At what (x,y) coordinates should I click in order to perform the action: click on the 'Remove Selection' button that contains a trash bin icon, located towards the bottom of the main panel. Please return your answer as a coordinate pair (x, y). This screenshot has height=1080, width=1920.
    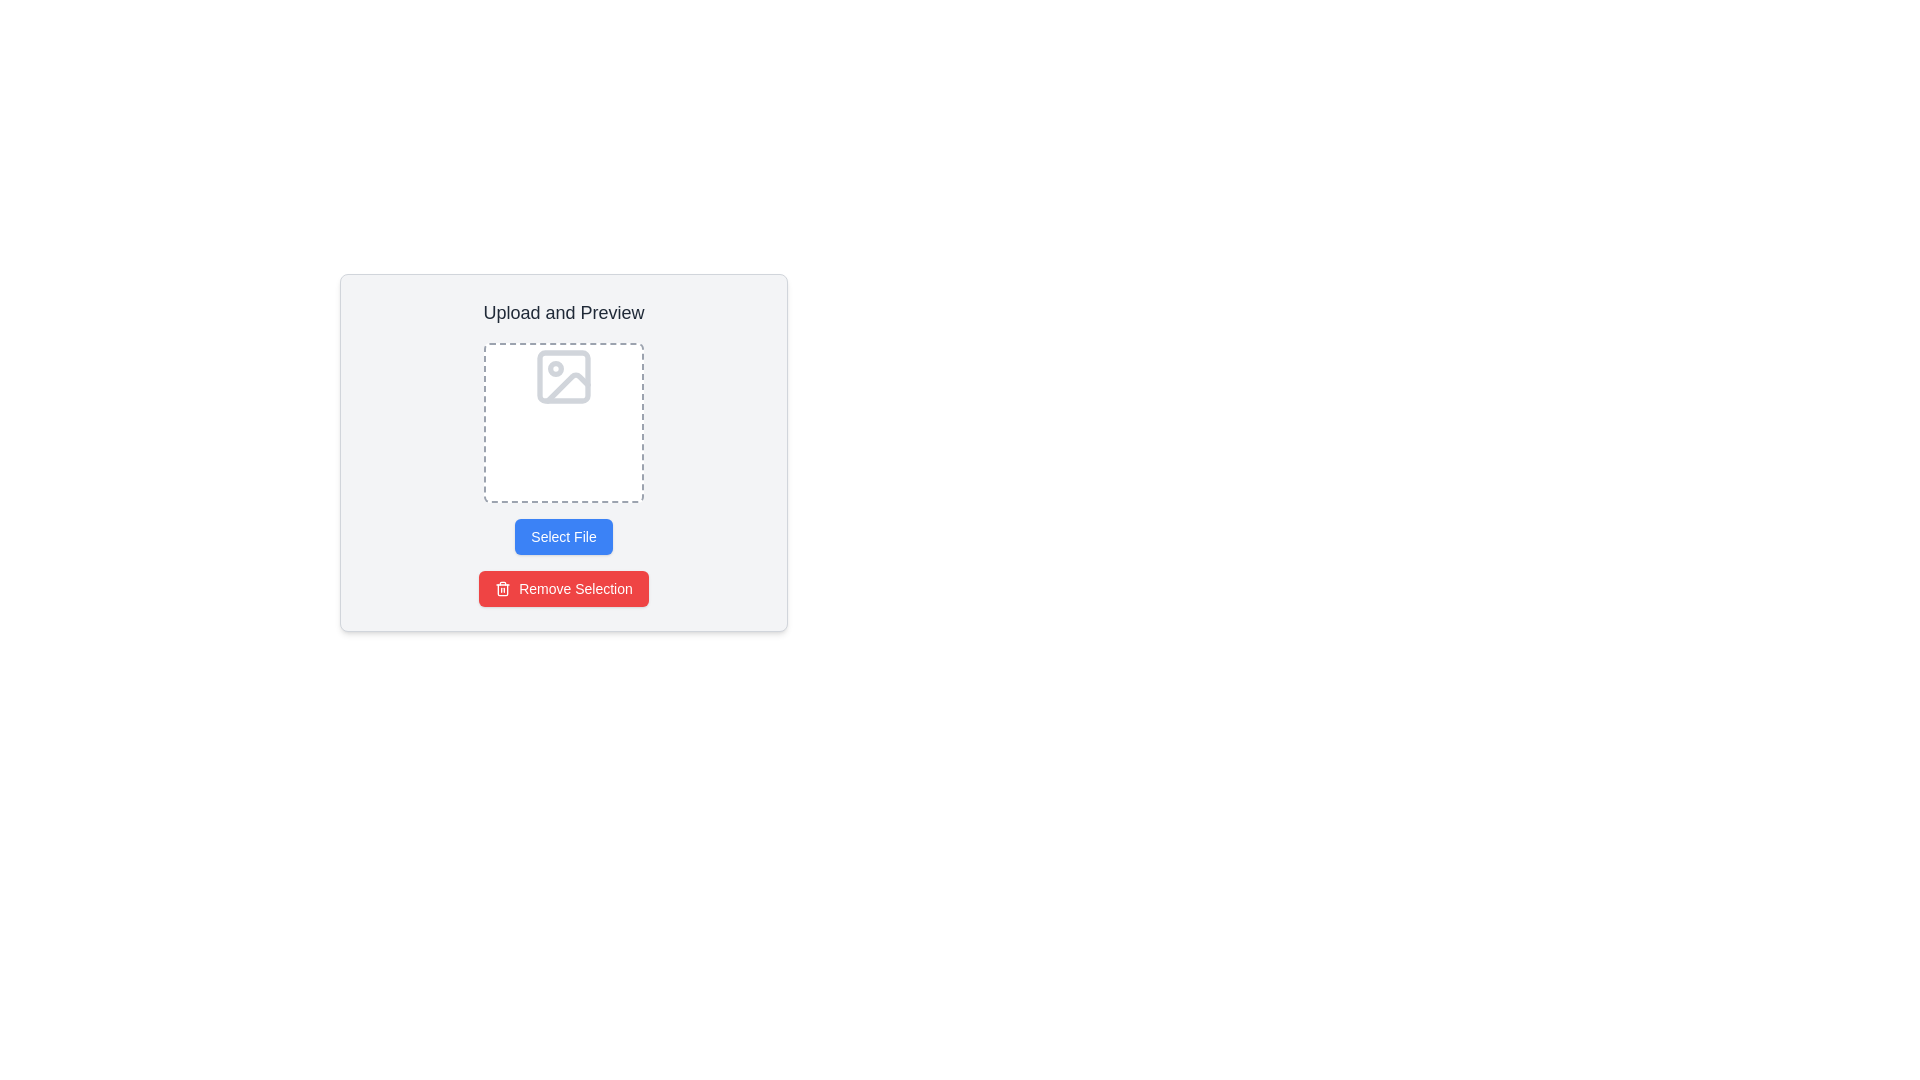
    Looking at the image, I should click on (503, 588).